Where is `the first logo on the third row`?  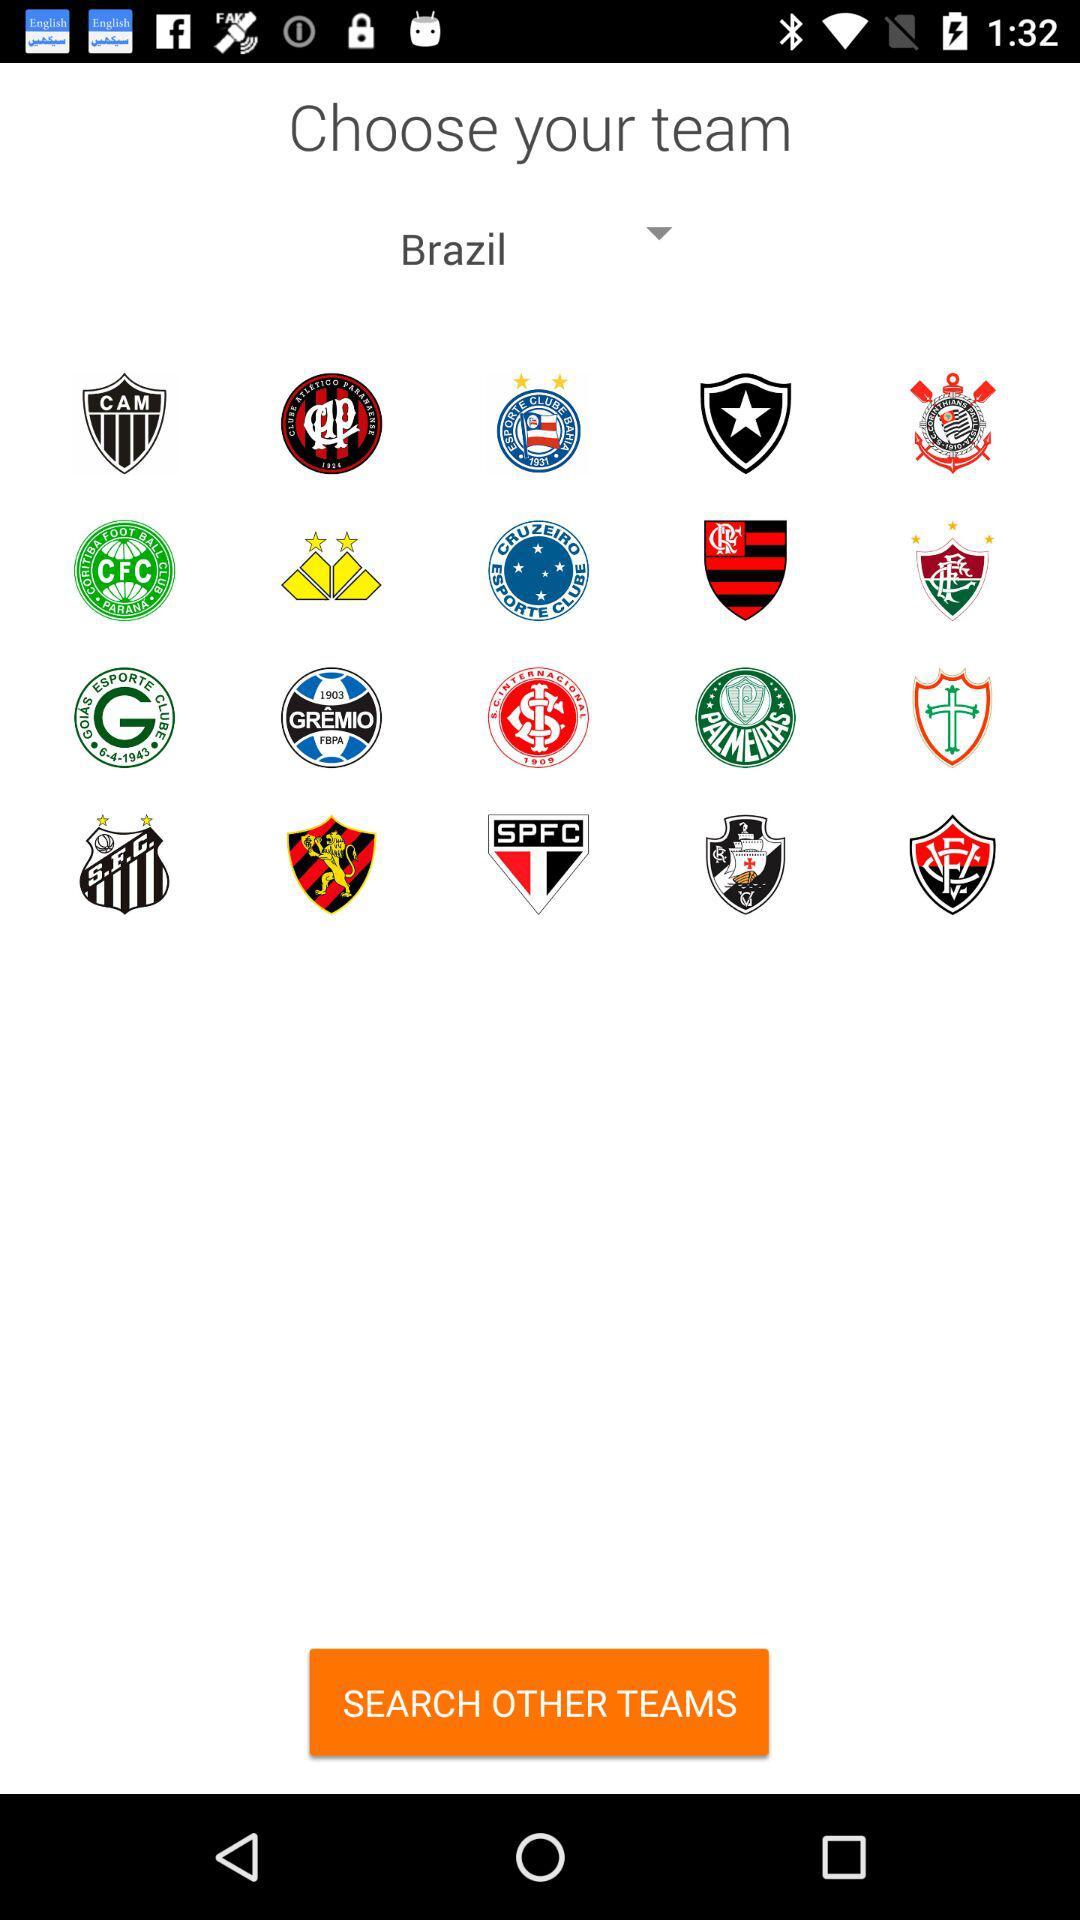 the first logo on the third row is located at coordinates (124, 717).